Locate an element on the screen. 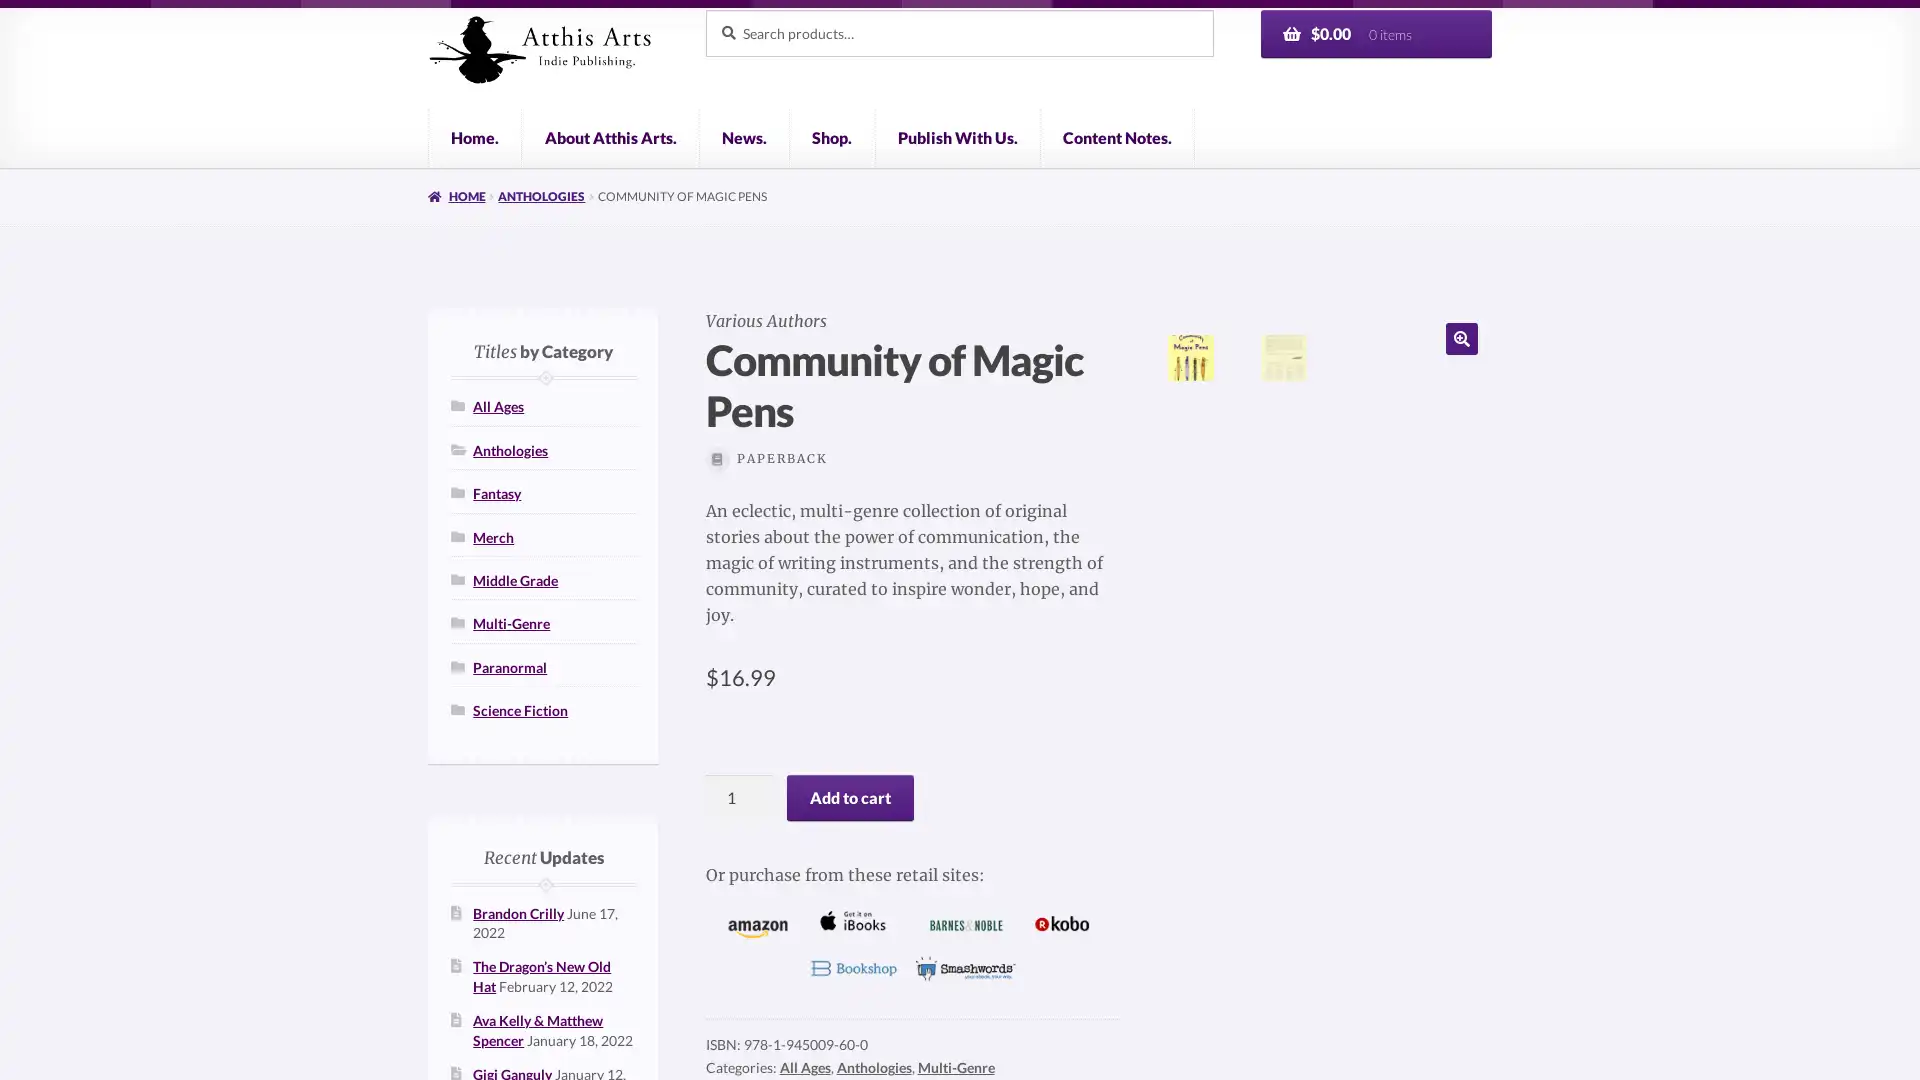  Add to cart is located at coordinates (849, 796).